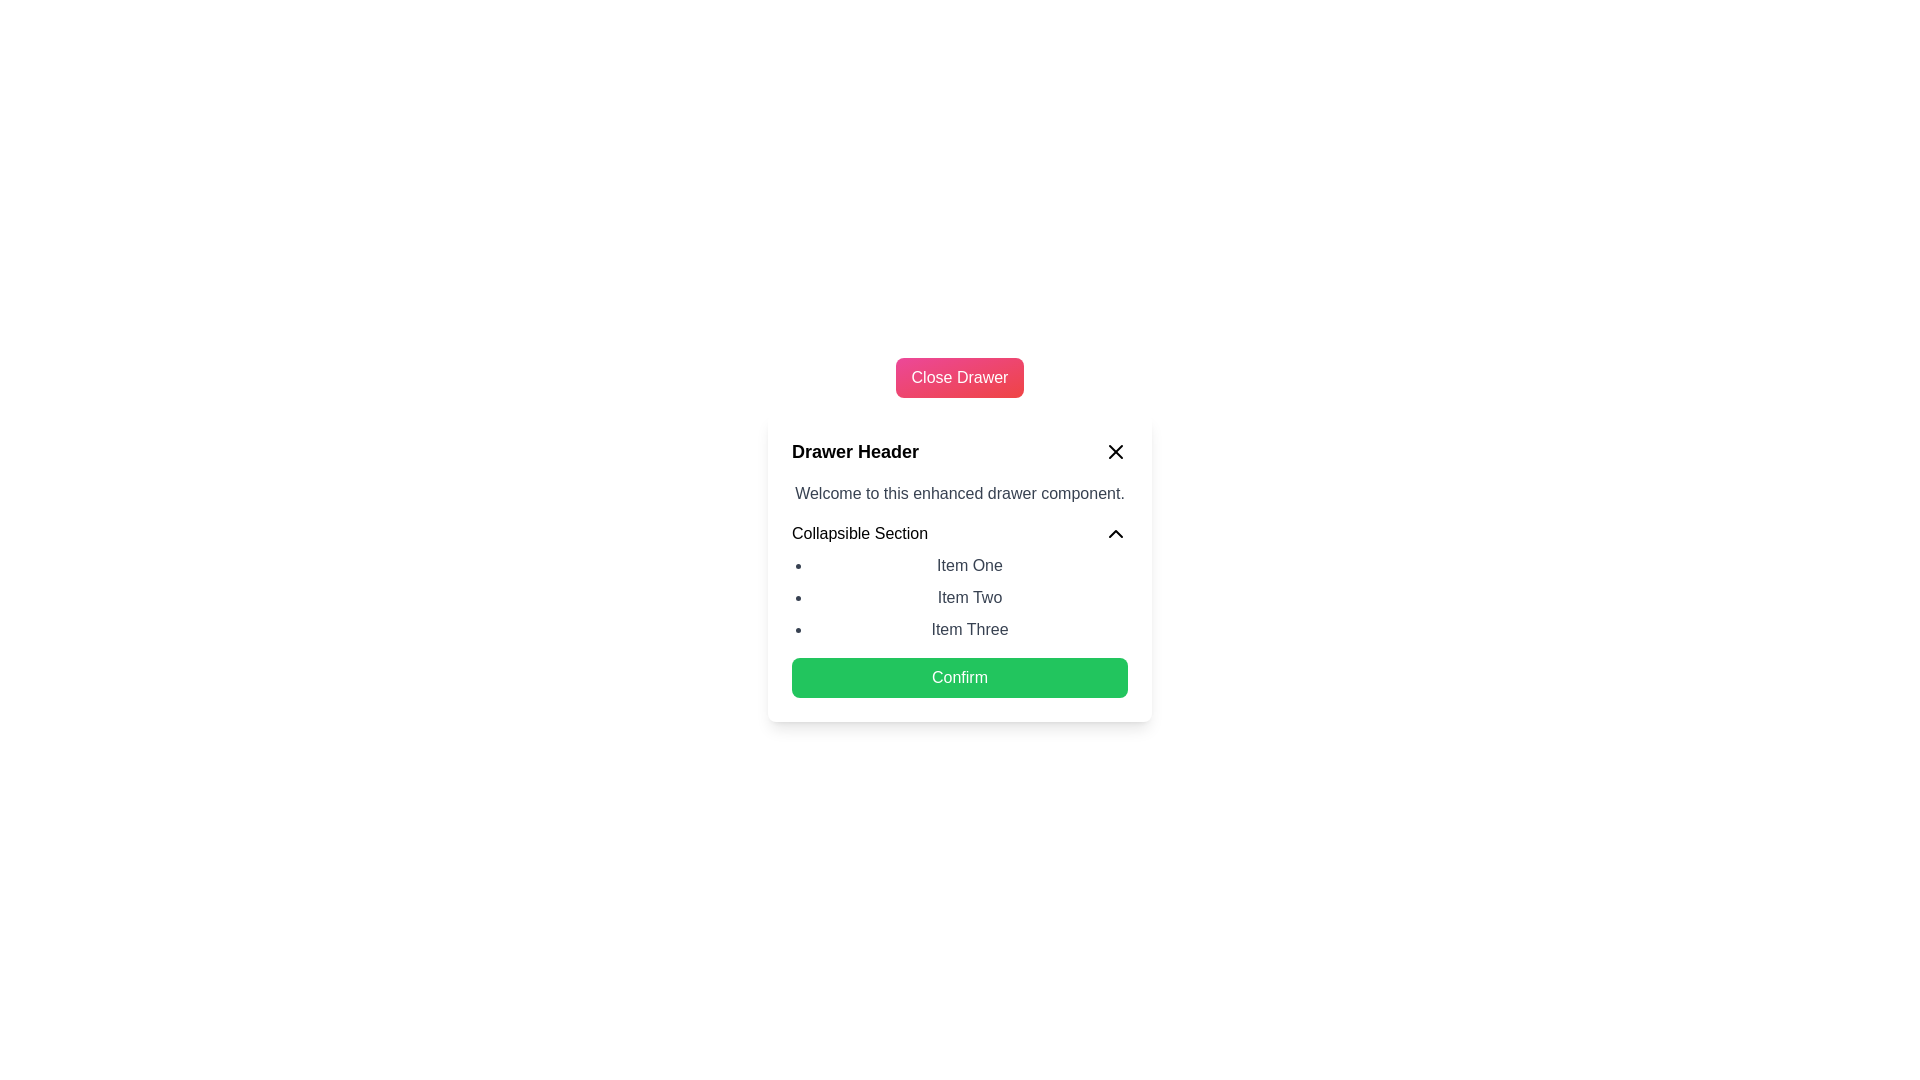 The width and height of the screenshot is (1920, 1080). What do you see at coordinates (960, 493) in the screenshot?
I see `text label that says 'Welcome to this enhanced drawer component.' which is styled in a medium-sized sans-serif font and positioned within a card layout, centered in a white background` at bounding box center [960, 493].